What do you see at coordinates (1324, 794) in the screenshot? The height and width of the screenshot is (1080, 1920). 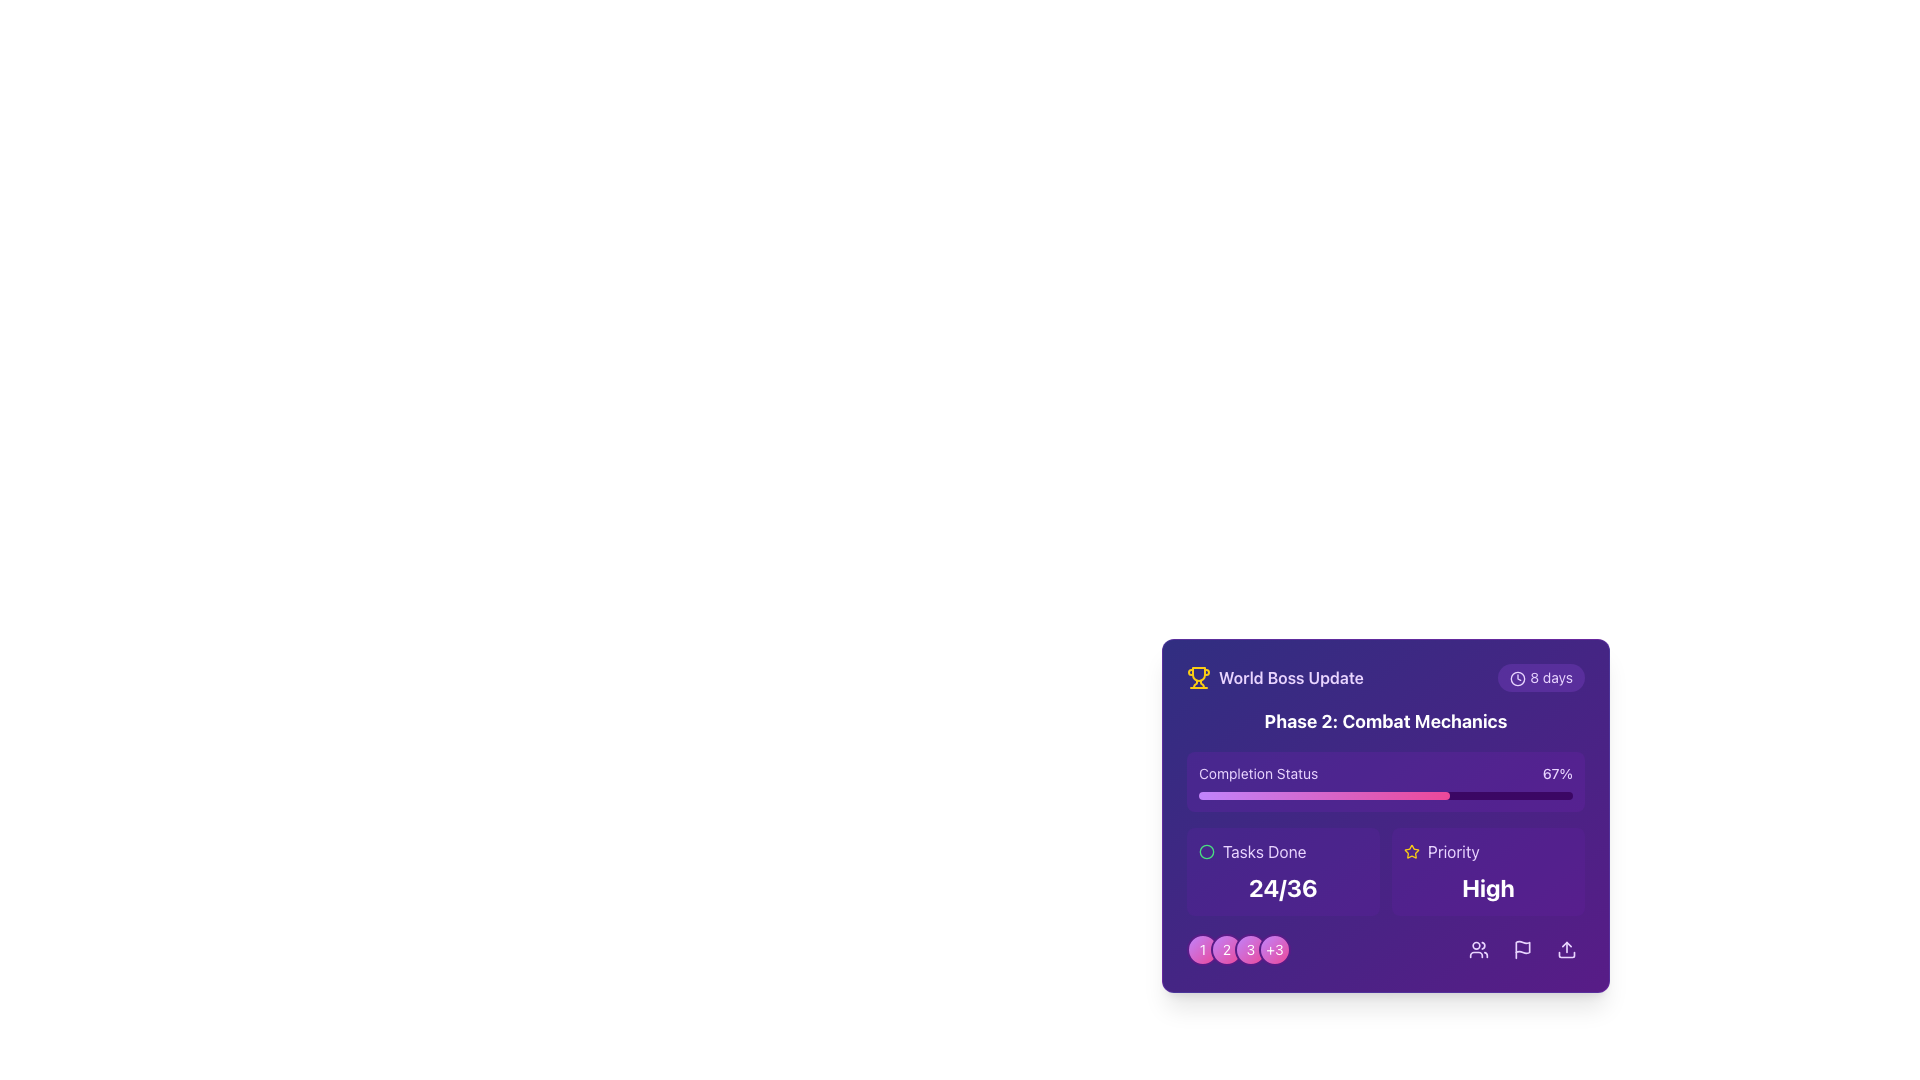 I see `the Progress bar displaying 67% completion located in the card section labeled 'Phase 2: Combat Mechanics' under 'Completion Status'` at bounding box center [1324, 794].